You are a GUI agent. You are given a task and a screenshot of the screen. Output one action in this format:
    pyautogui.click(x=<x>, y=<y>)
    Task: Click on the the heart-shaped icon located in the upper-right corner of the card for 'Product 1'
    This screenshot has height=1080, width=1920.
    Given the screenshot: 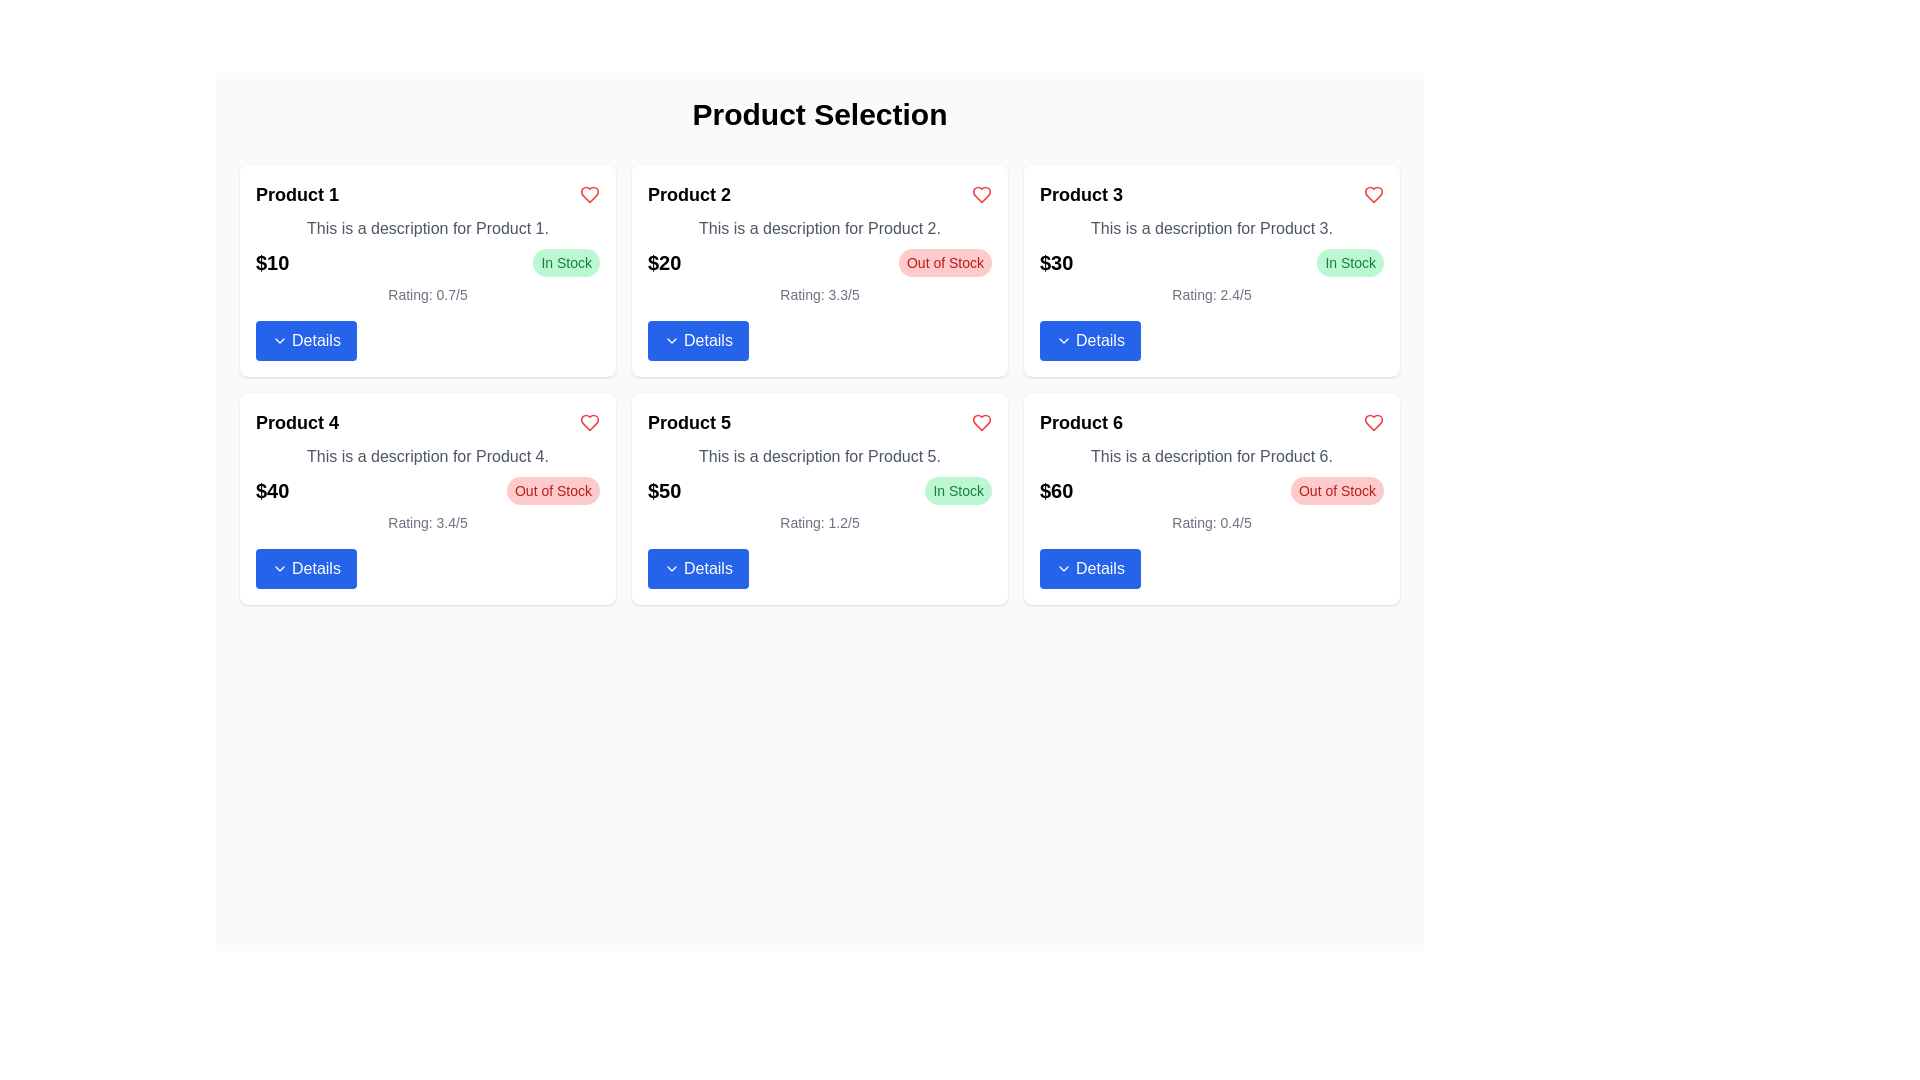 What is the action you would take?
    pyautogui.click(x=589, y=195)
    